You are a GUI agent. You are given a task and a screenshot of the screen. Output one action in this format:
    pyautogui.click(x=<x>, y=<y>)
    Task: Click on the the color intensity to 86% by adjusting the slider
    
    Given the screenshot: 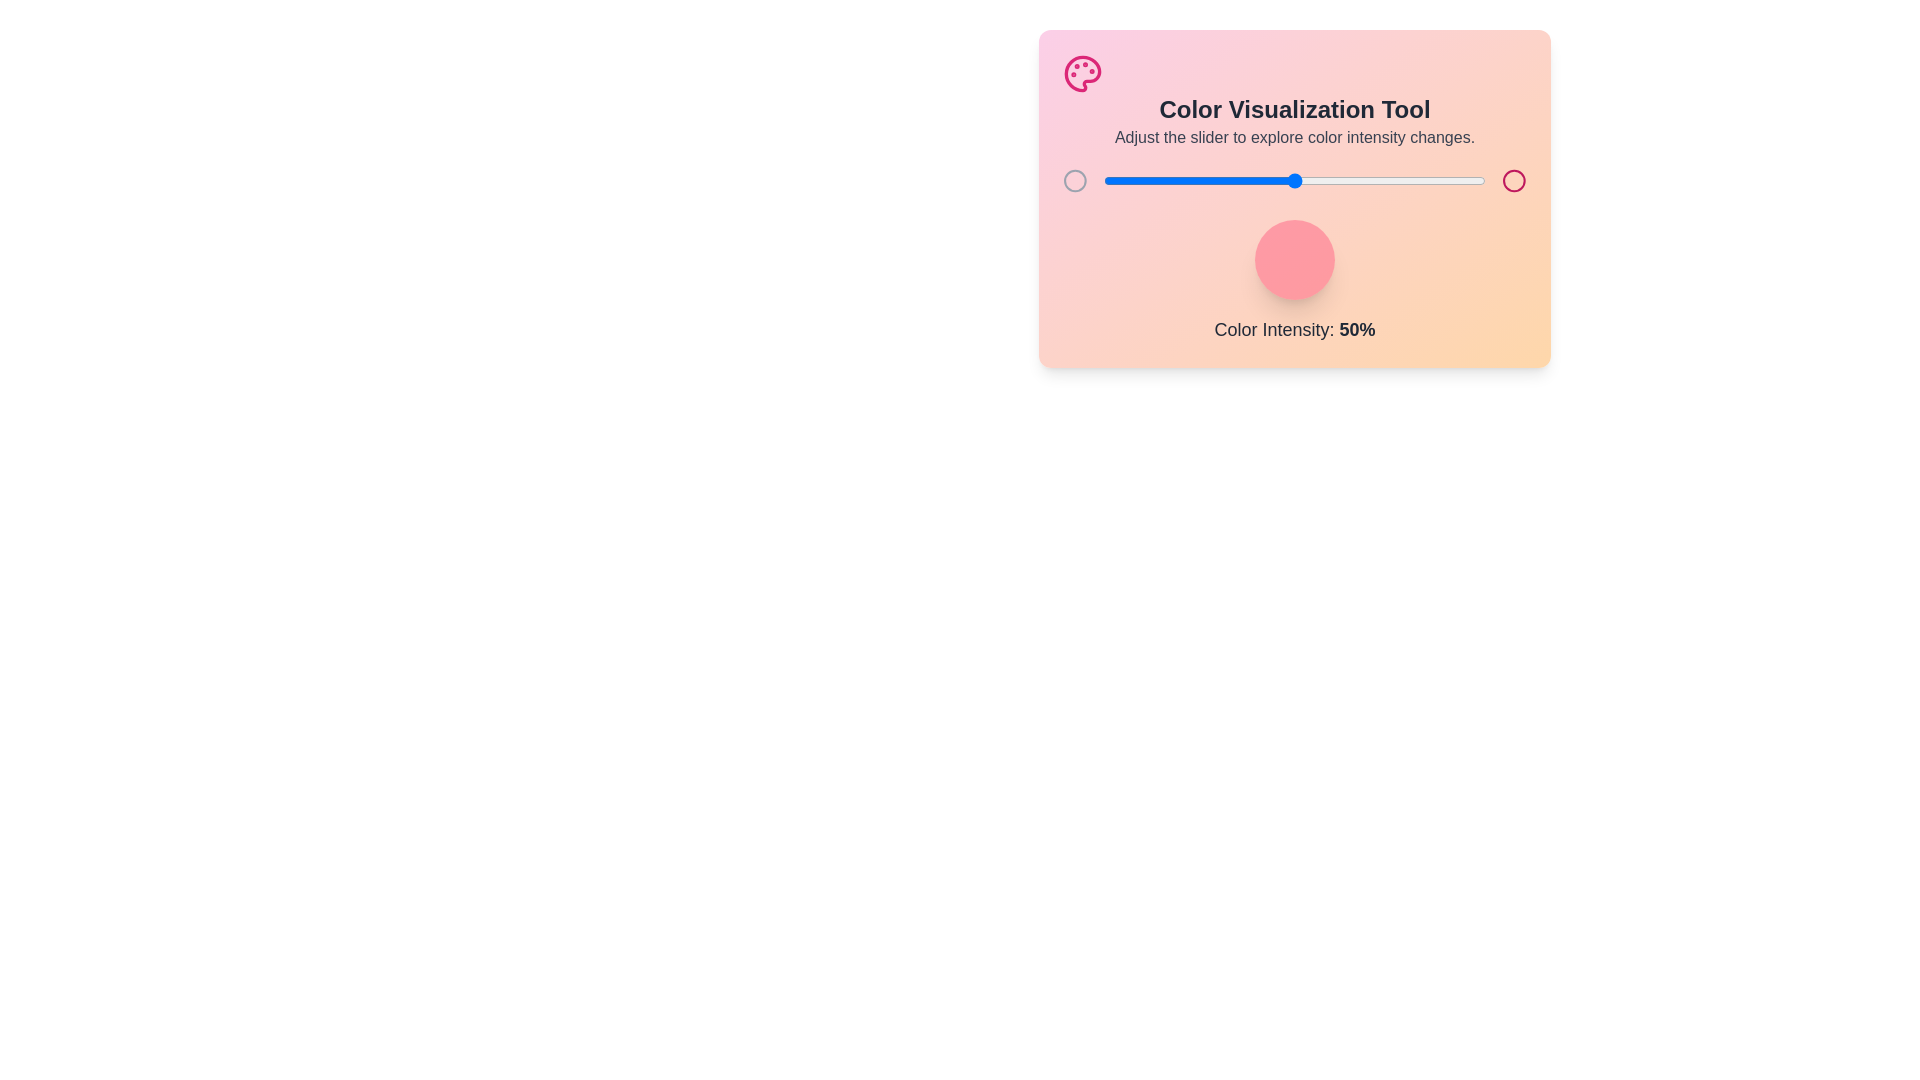 What is the action you would take?
    pyautogui.click(x=1431, y=181)
    